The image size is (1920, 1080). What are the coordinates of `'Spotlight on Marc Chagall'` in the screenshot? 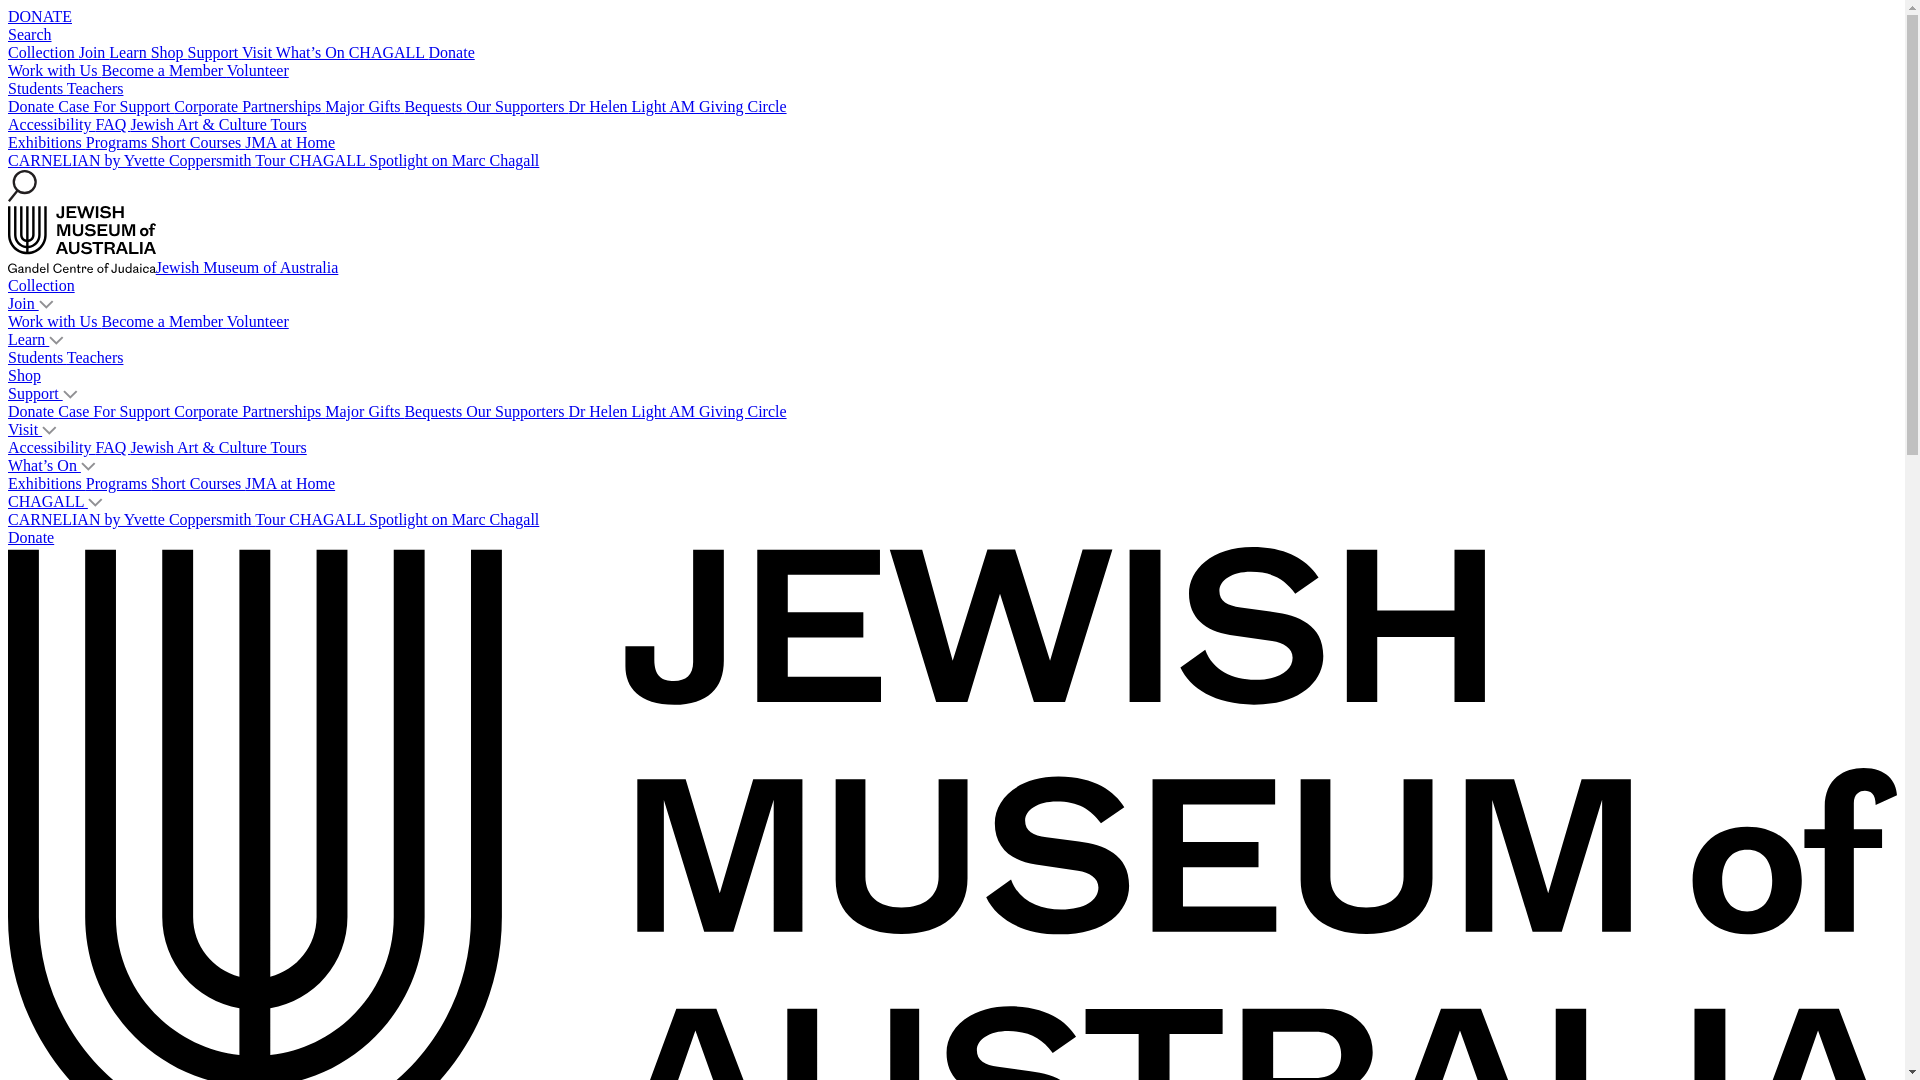 It's located at (453, 159).